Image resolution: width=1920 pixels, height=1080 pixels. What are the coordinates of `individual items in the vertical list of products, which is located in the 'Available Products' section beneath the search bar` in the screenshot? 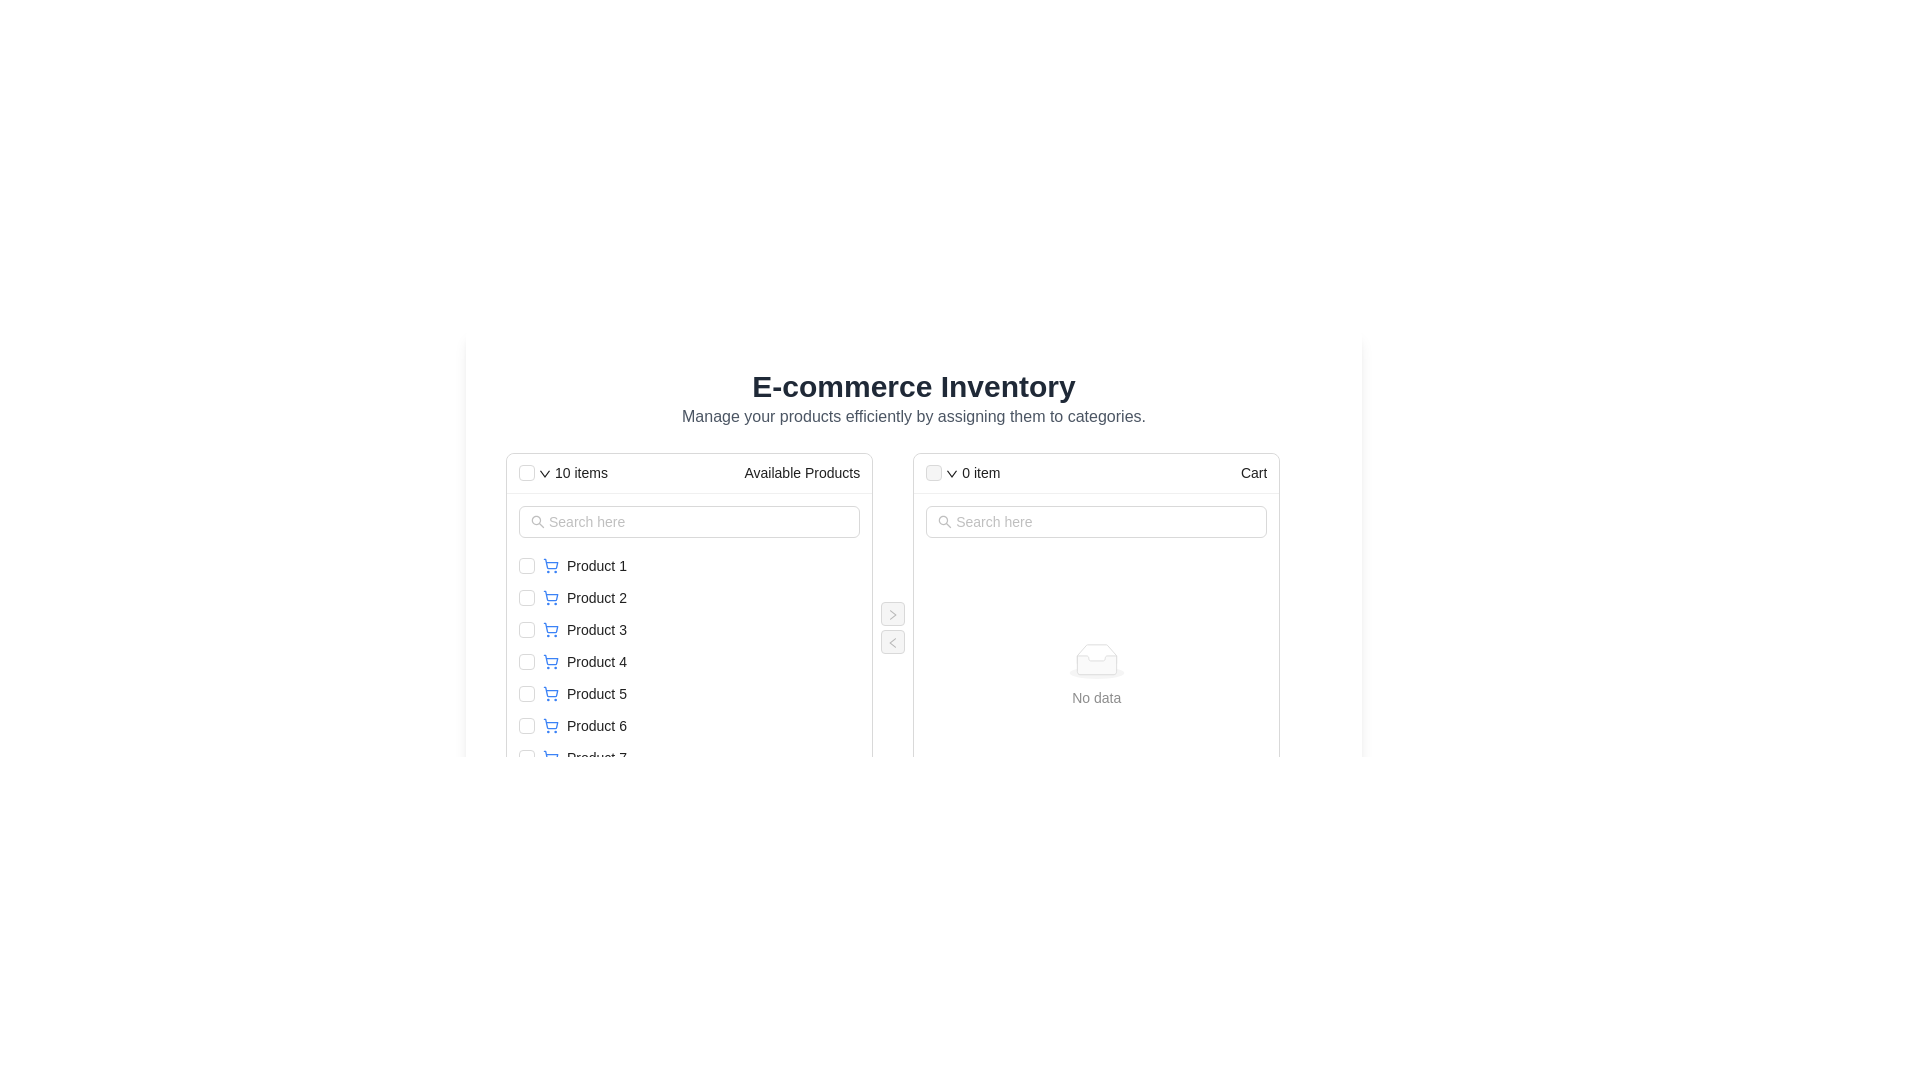 It's located at (689, 648).